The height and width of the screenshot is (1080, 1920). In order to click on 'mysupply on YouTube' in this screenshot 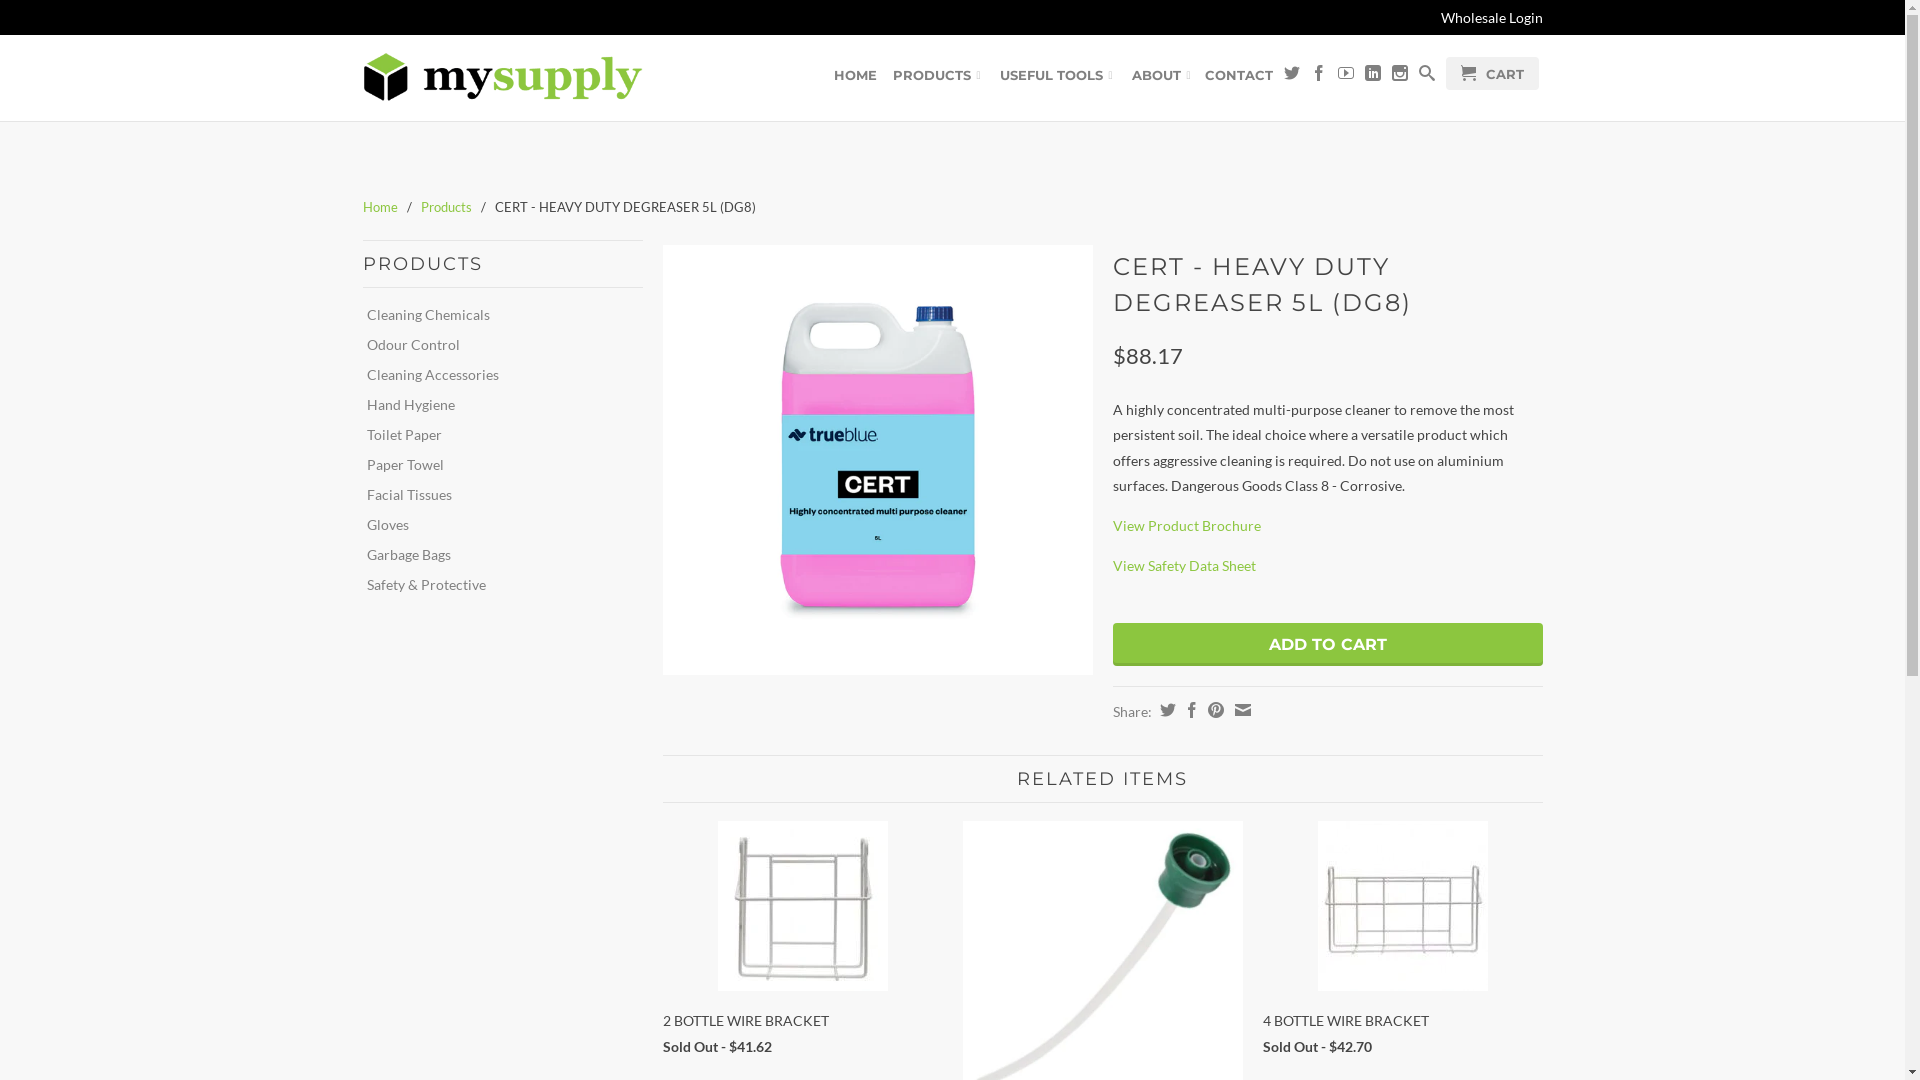, I will do `click(1345, 76)`.